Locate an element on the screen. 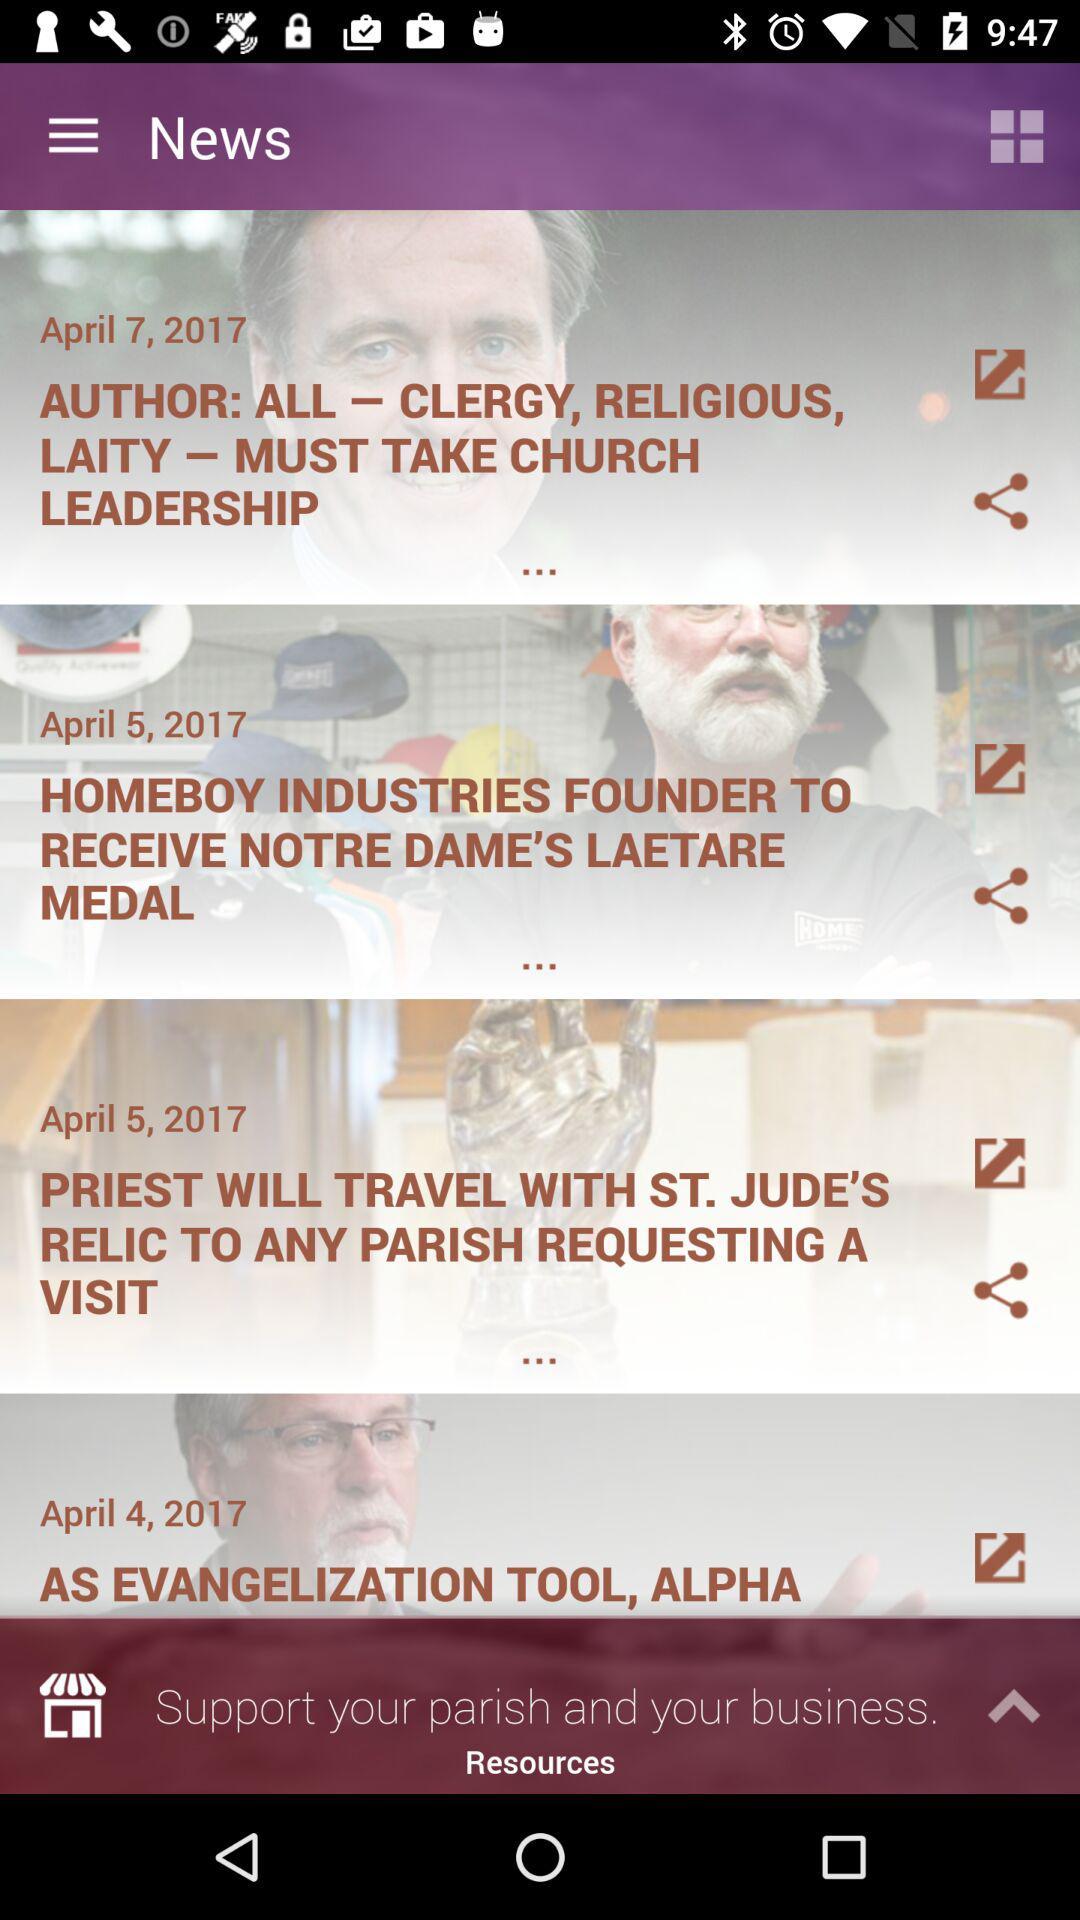 This screenshot has height=1920, width=1080. share this article is located at coordinates (976, 1265).